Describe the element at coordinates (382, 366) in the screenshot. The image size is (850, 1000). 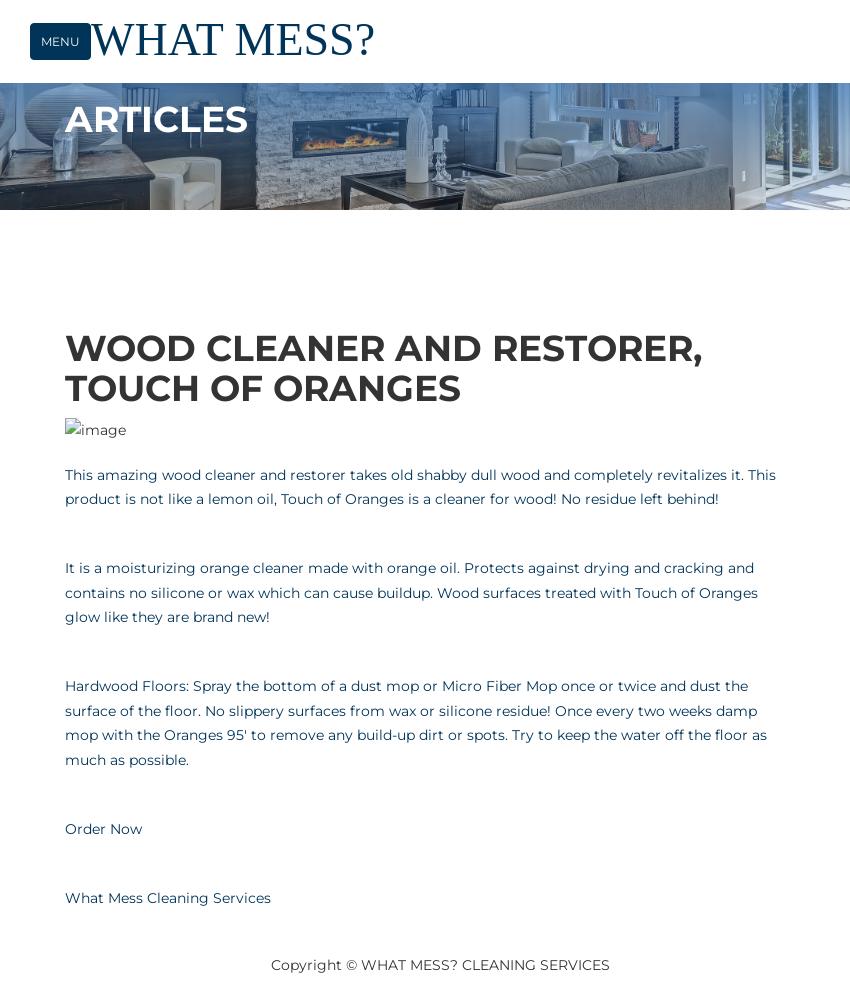
I see `'Wood Cleaner and restorer, Touch of oranges'` at that location.